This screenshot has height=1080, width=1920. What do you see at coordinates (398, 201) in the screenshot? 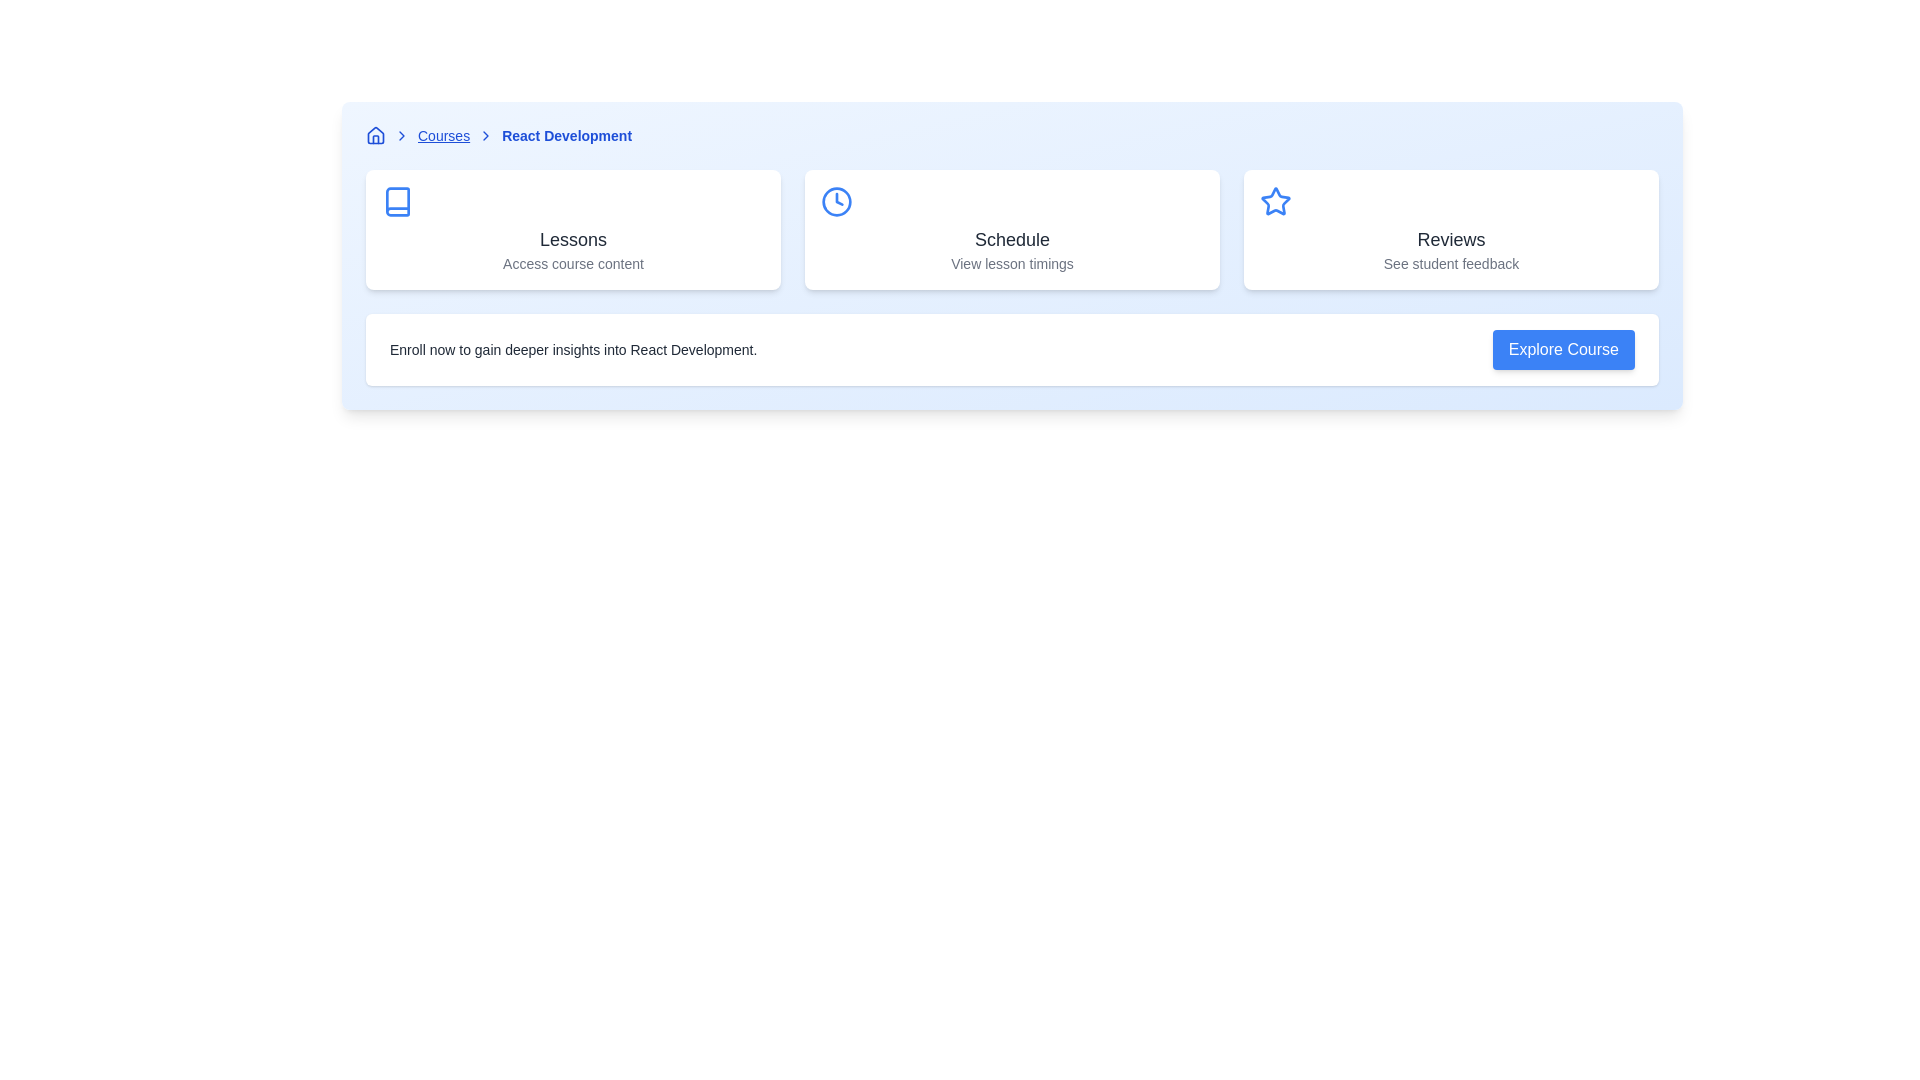
I see `the outlined book icon located in the top-left corner of the 'Lessons' card` at bounding box center [398, 201].